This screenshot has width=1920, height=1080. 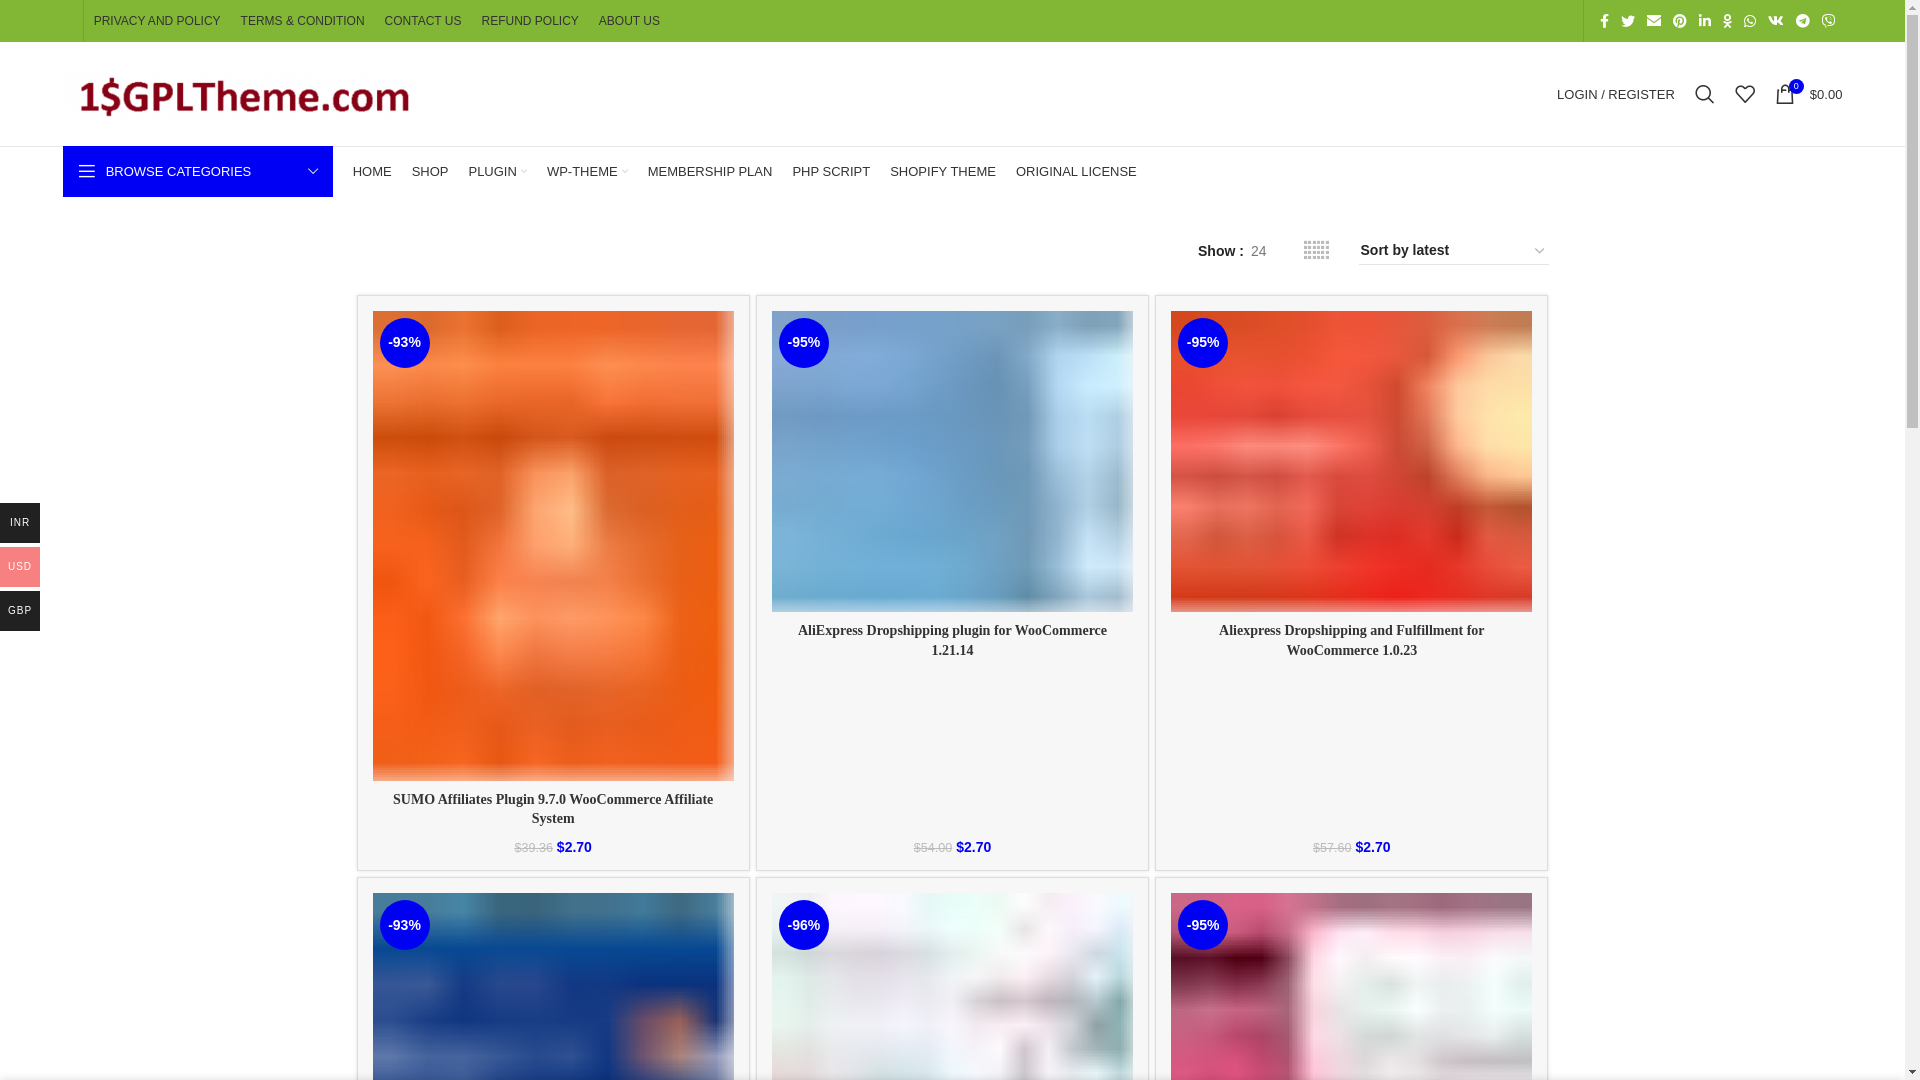 What do you see at coordinates (156, 20) in the screenshot?
I see `'PRIVACY AND POLICY'` at bounding box center [156, 20].